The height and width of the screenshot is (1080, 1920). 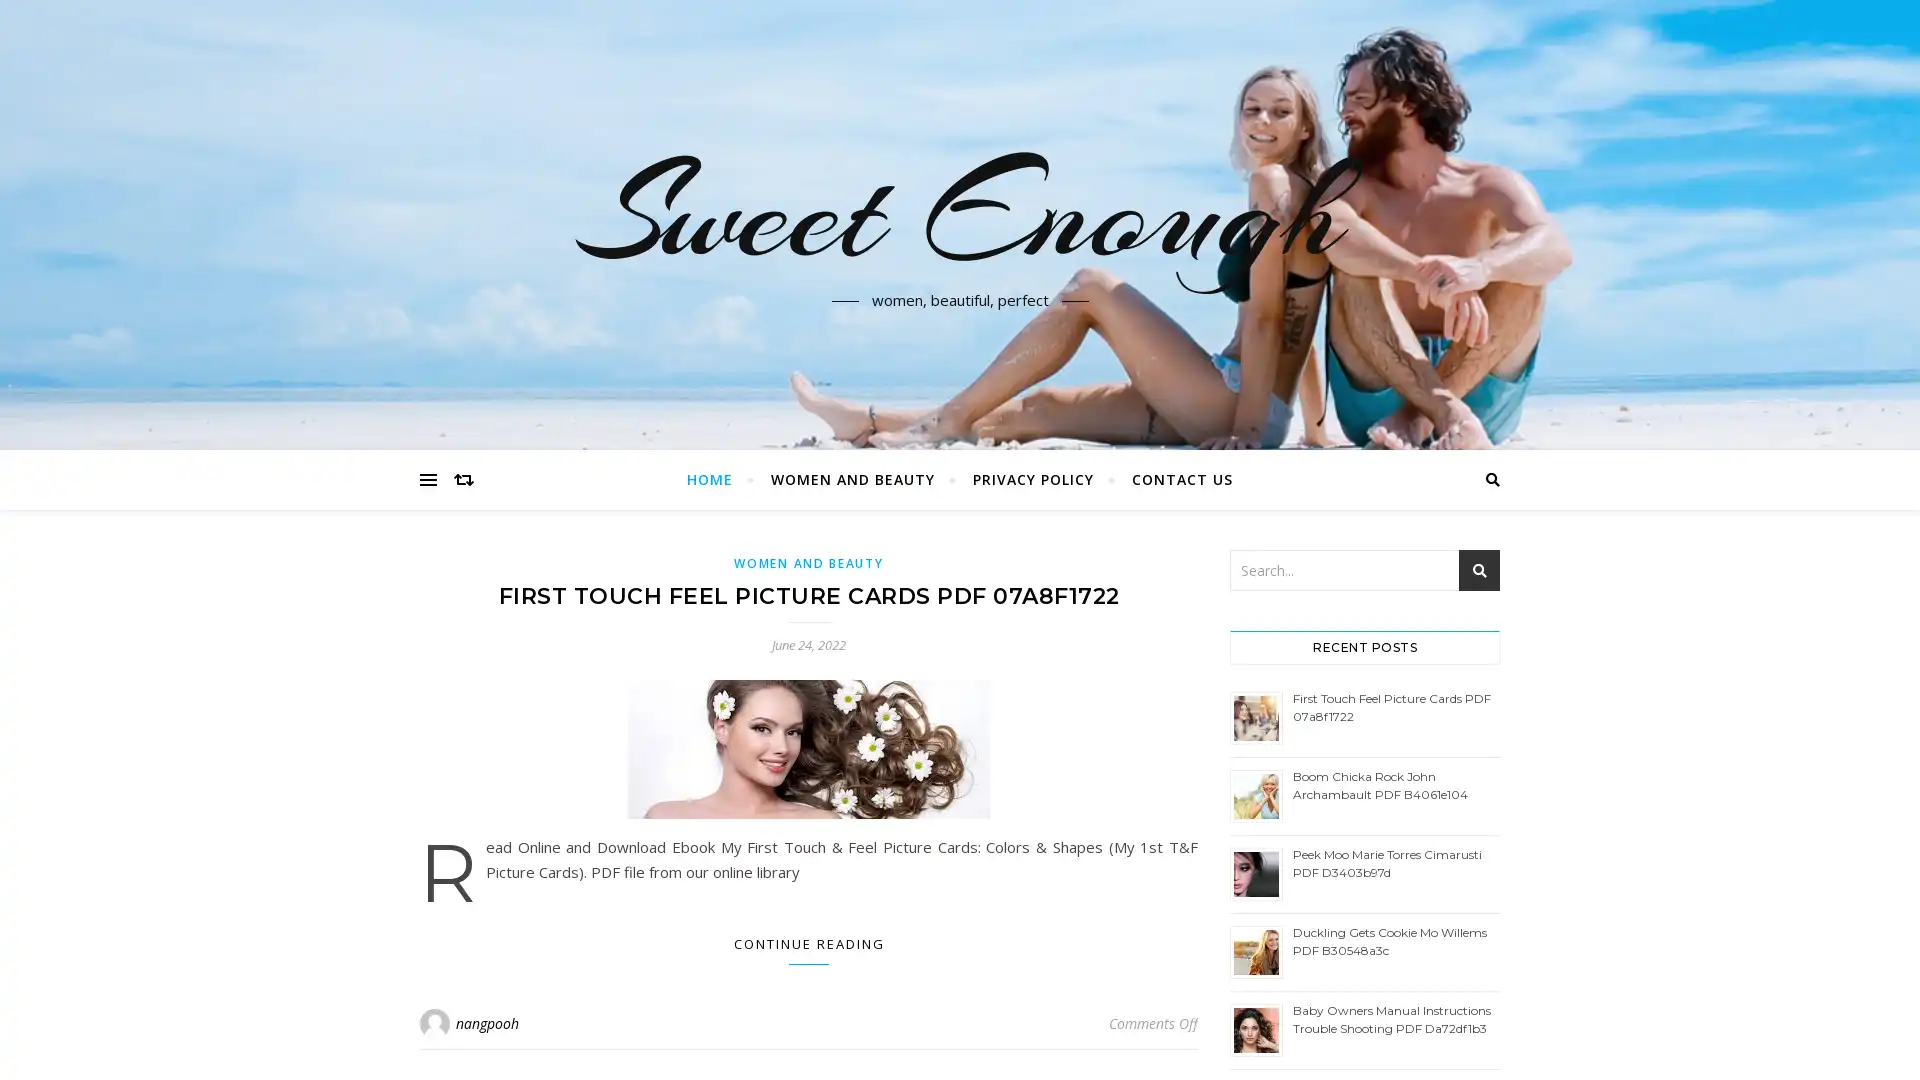 I want to click on st, so click(x=1479, y=570).